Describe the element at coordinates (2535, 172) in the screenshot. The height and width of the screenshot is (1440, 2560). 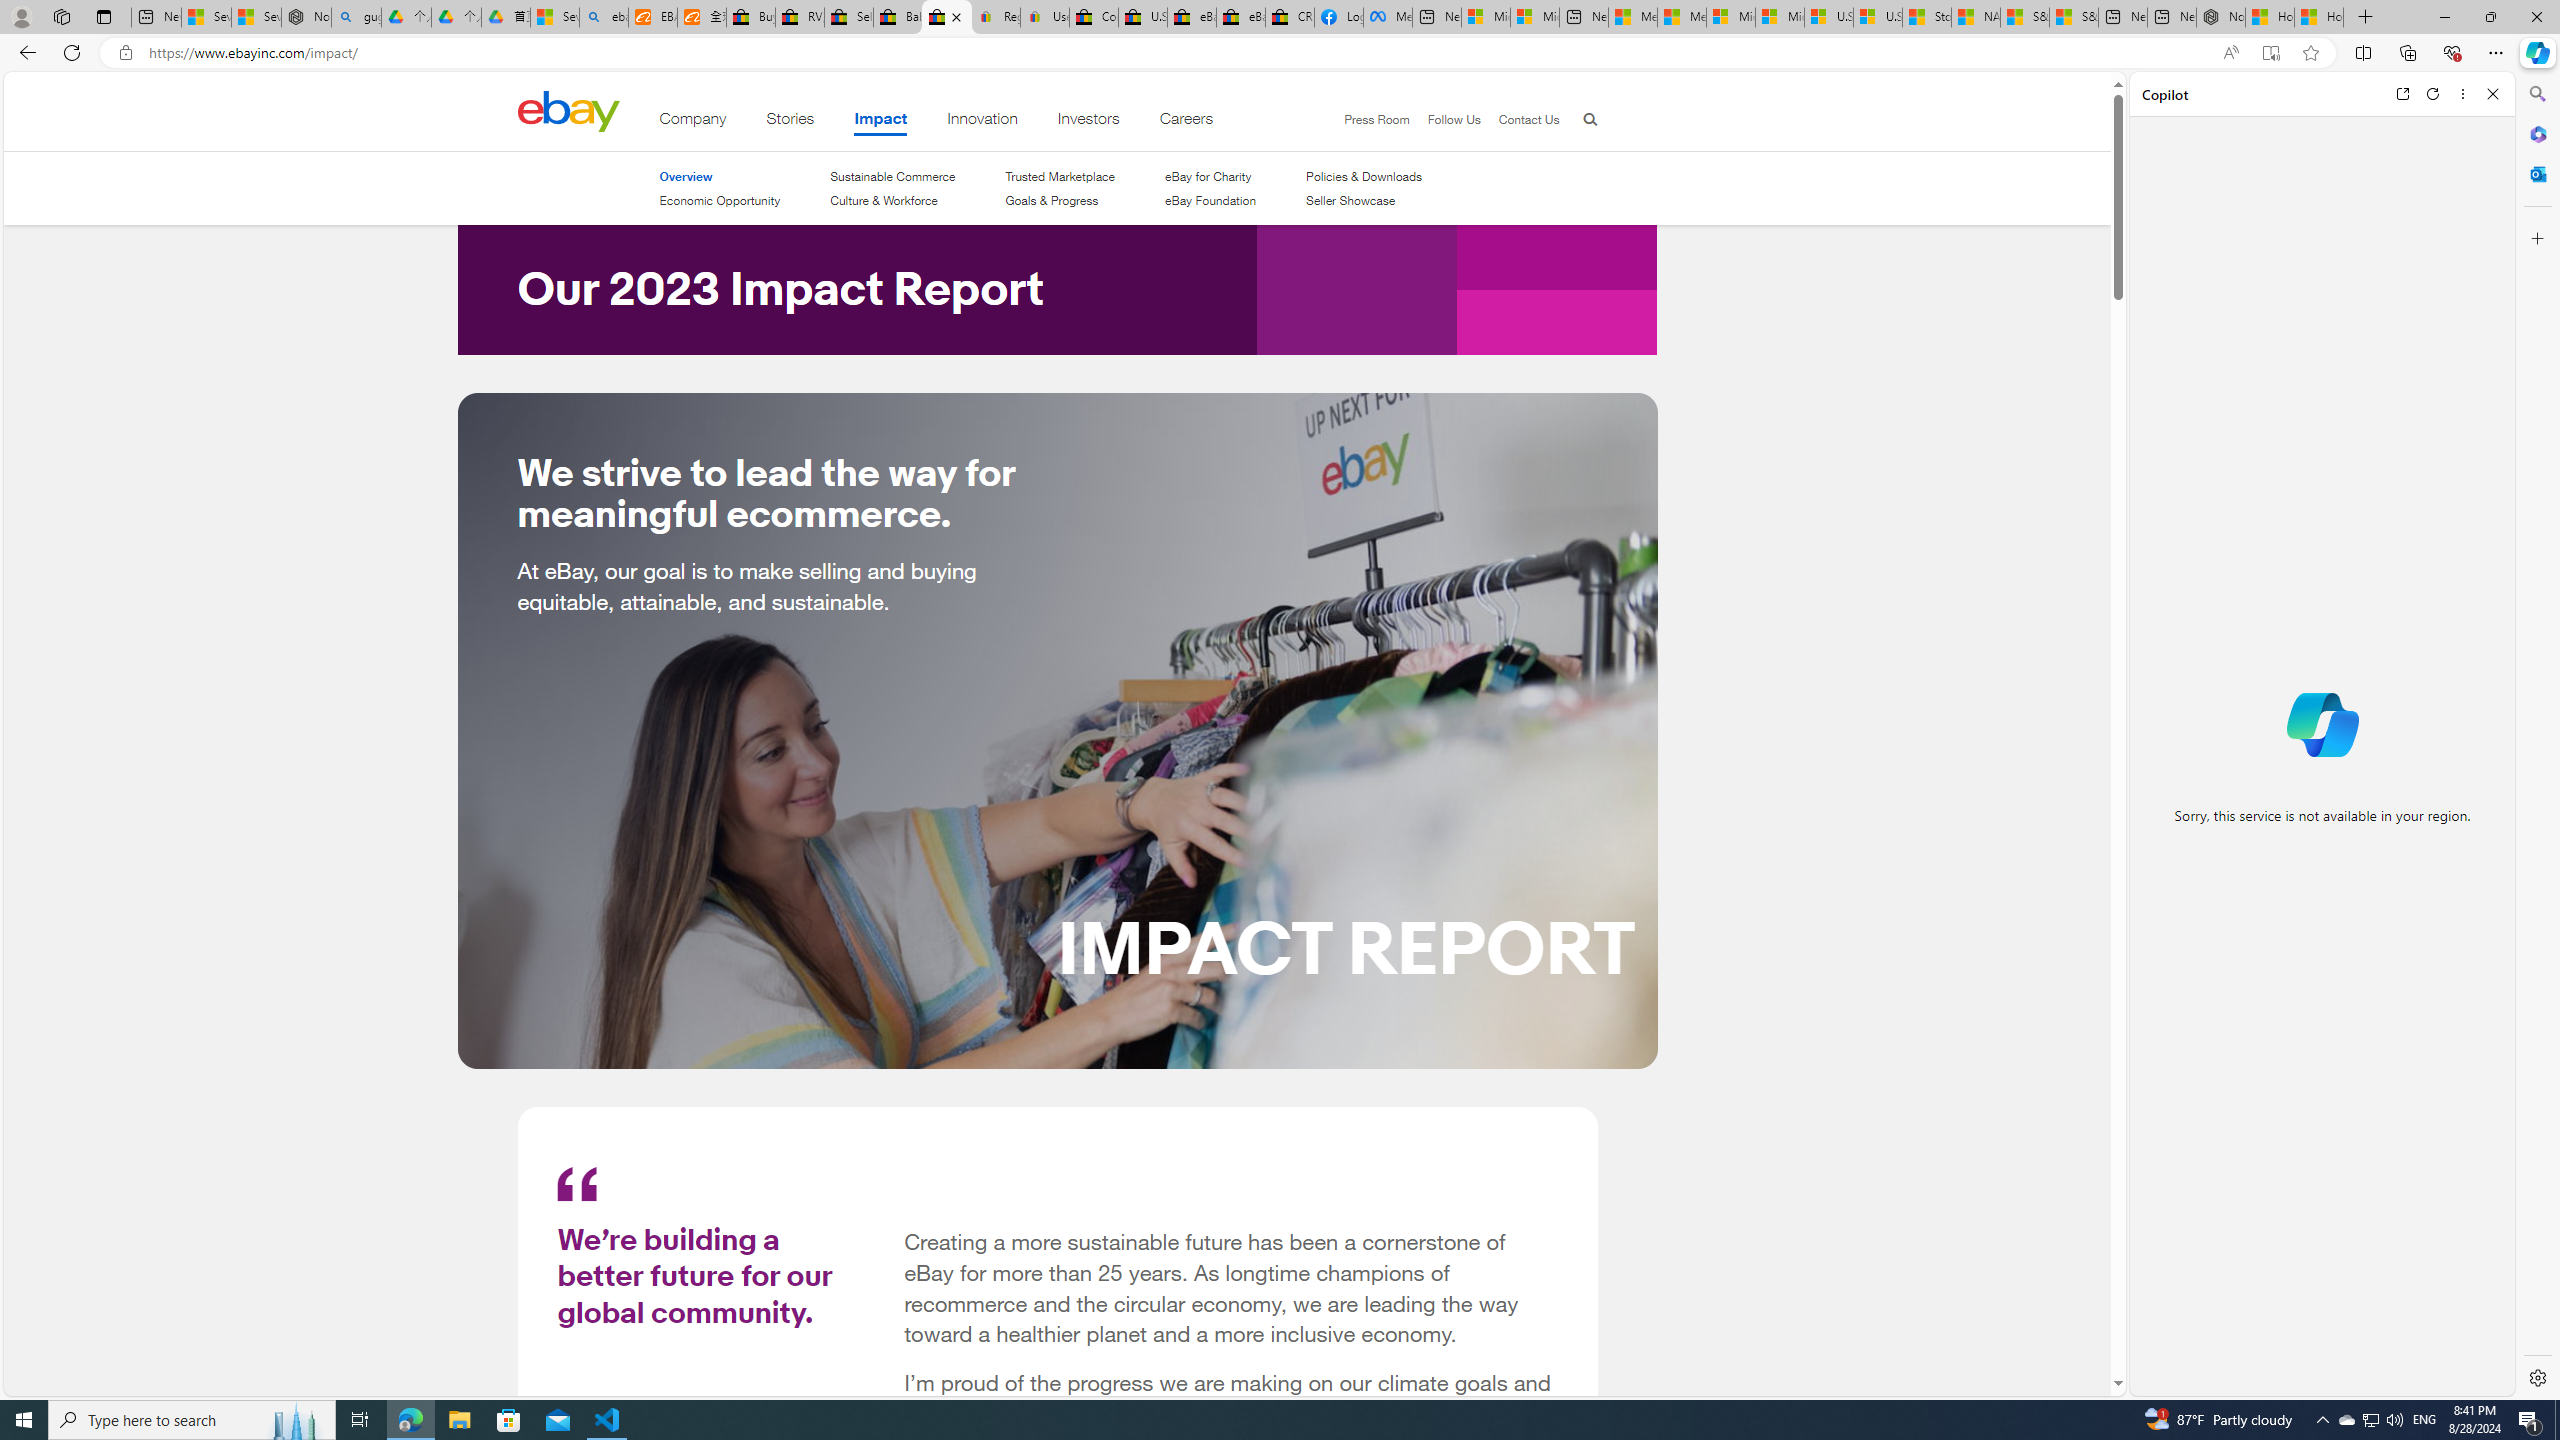
I see `'Outlook'` at that location.